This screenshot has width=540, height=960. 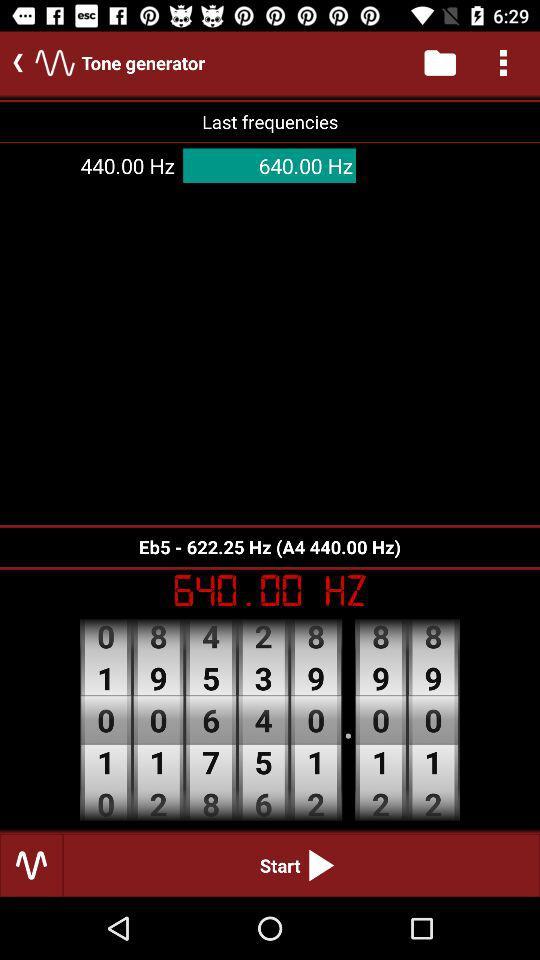 What do you see at coordinates (55, 62) in the screenshot?
I see `the font icon` at bounding box center [55, 62].